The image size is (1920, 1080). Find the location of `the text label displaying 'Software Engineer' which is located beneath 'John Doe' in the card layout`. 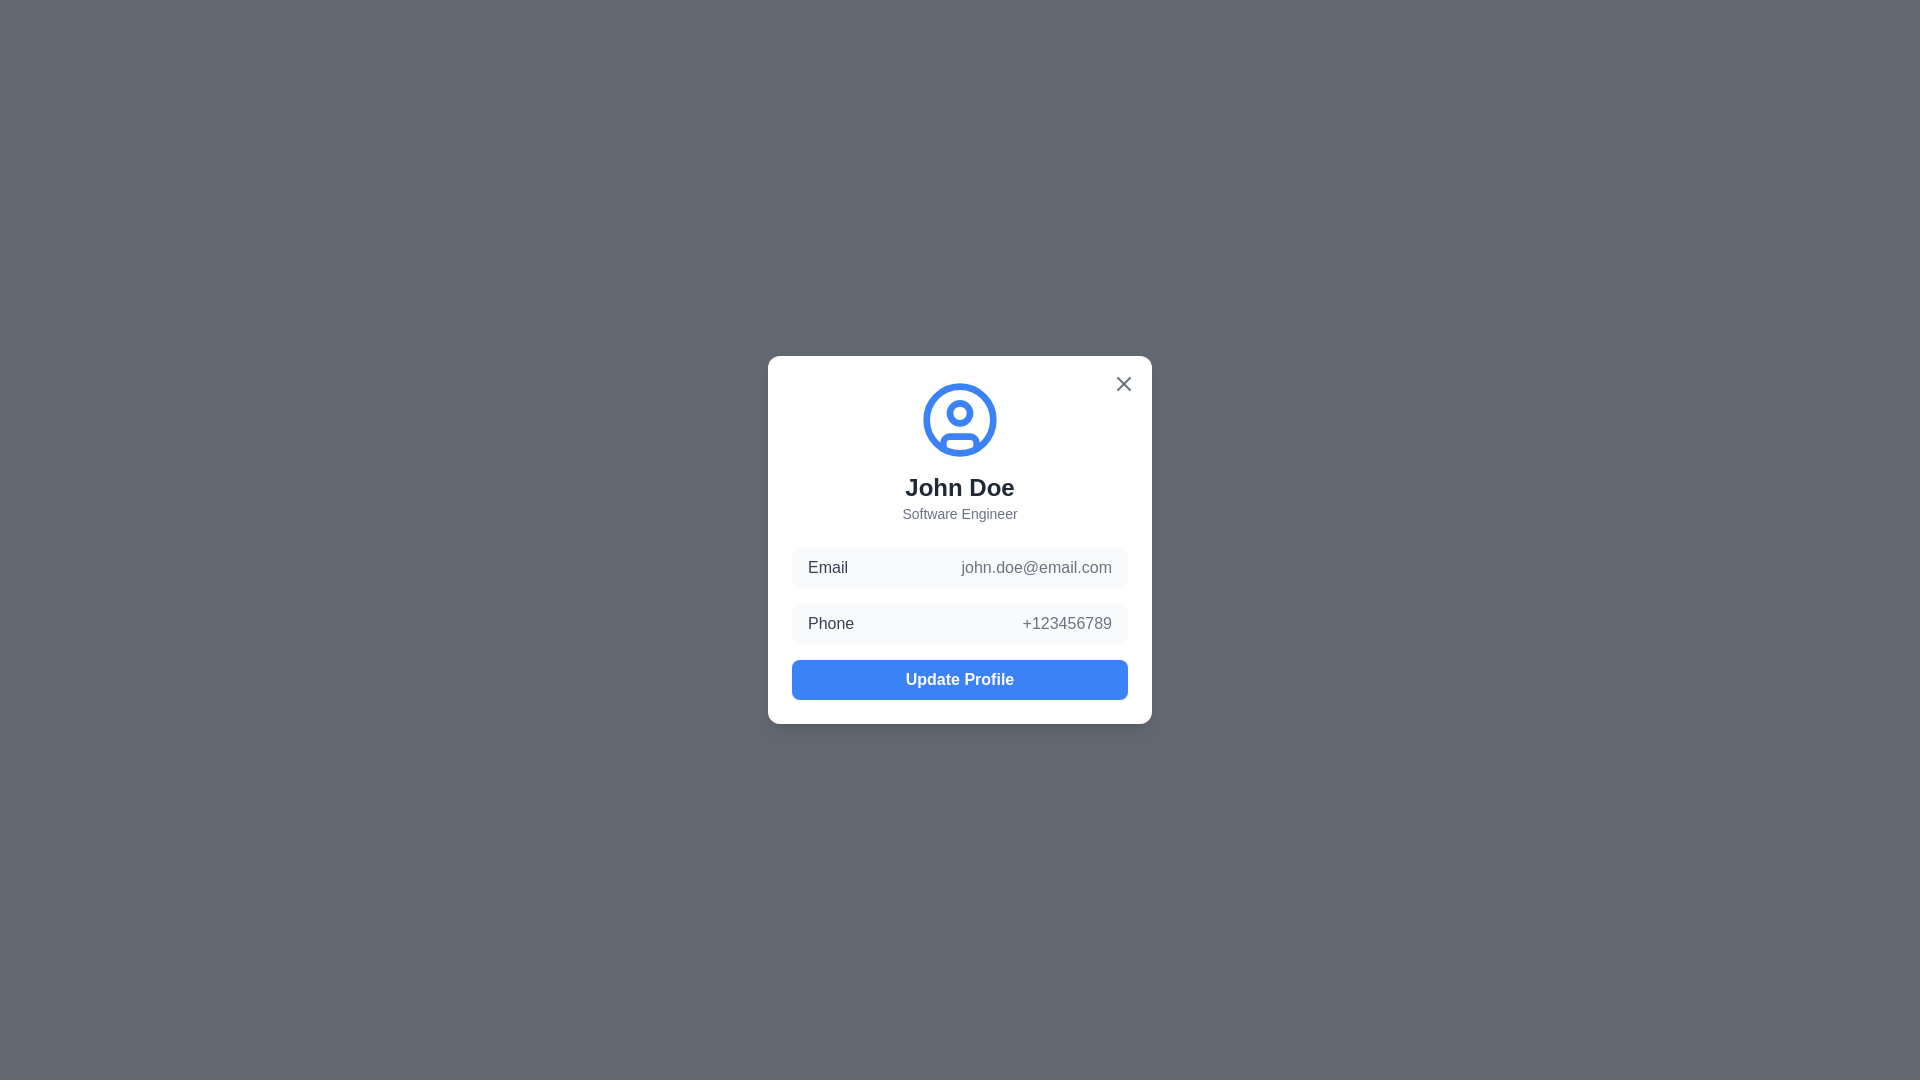

the text label displaying 'Software Engineer' which is located beneath 'John Doe' in the card layout is located at coordinates (960, 512).